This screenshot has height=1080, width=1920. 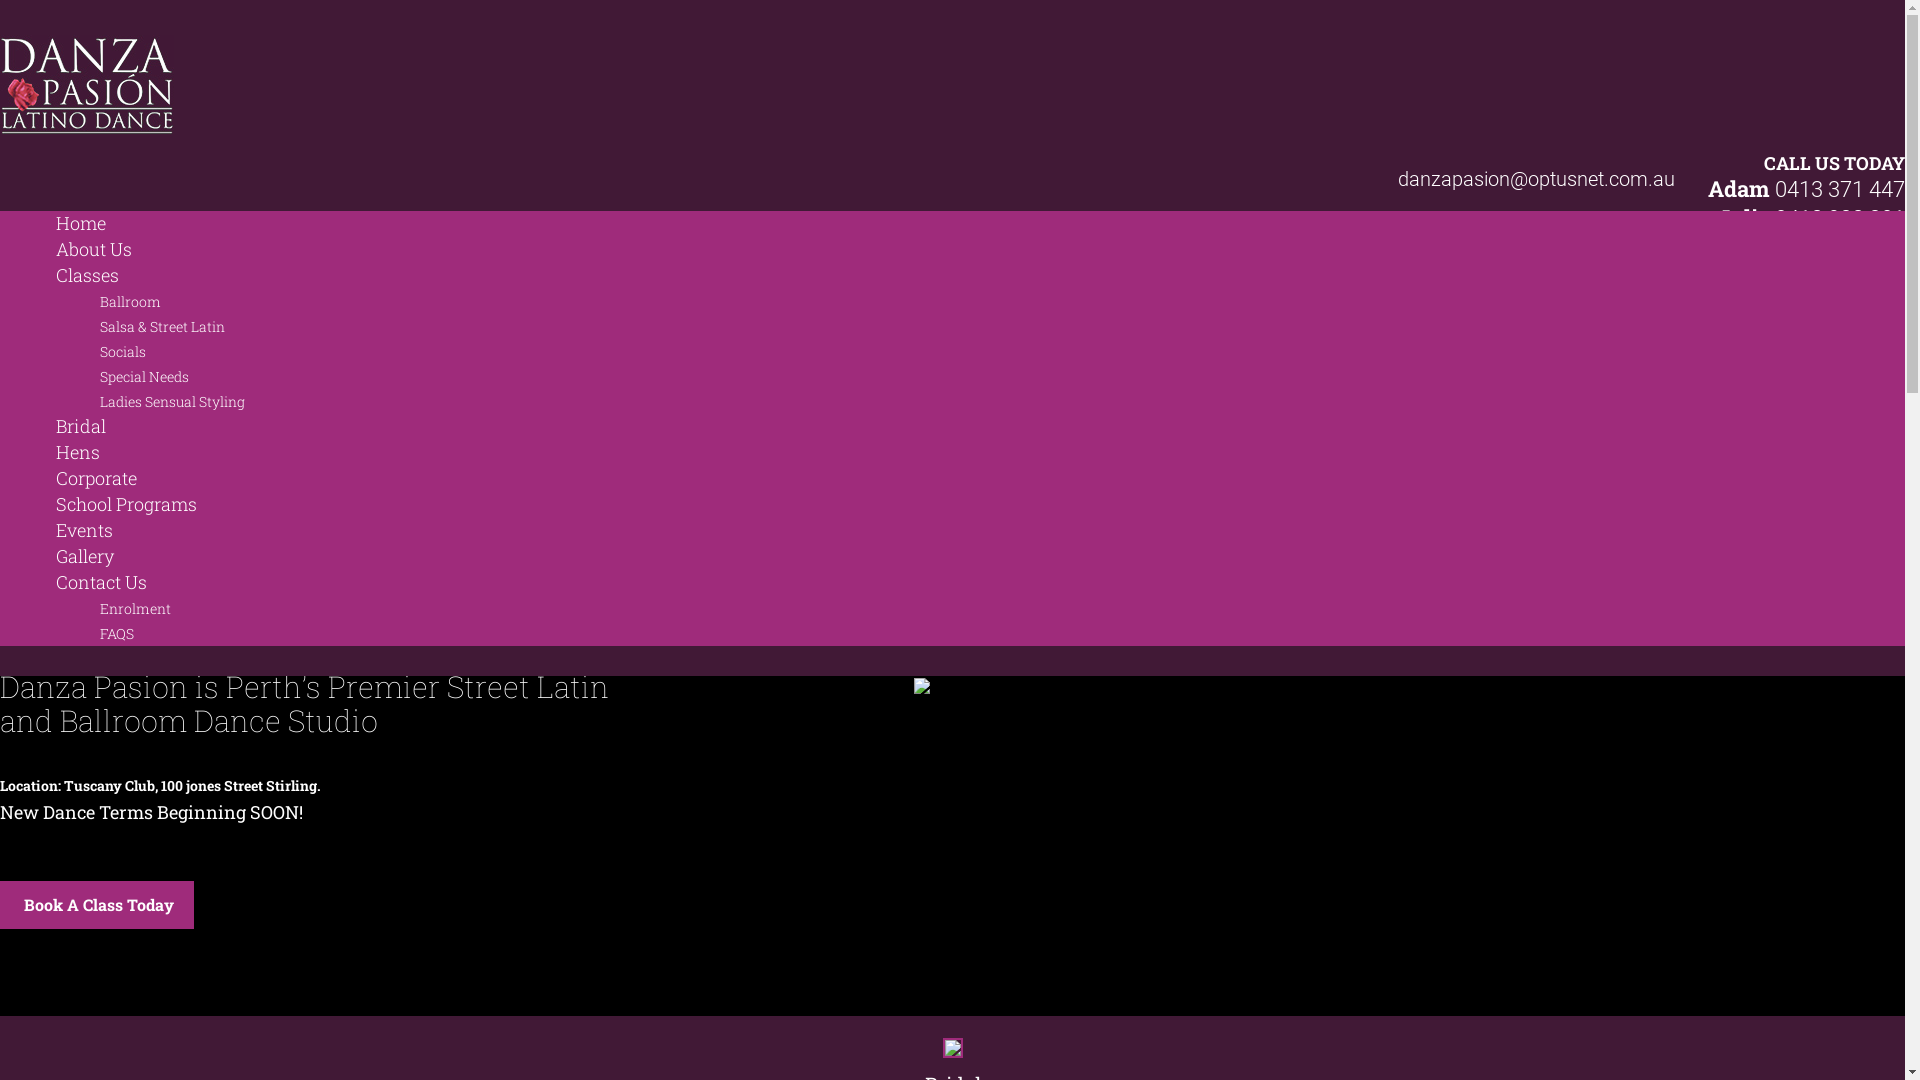 What do you see at coordinates (1839, 218) in the screenshot?
I see `'0418 928 201'` at bounding box center [1839, 218].